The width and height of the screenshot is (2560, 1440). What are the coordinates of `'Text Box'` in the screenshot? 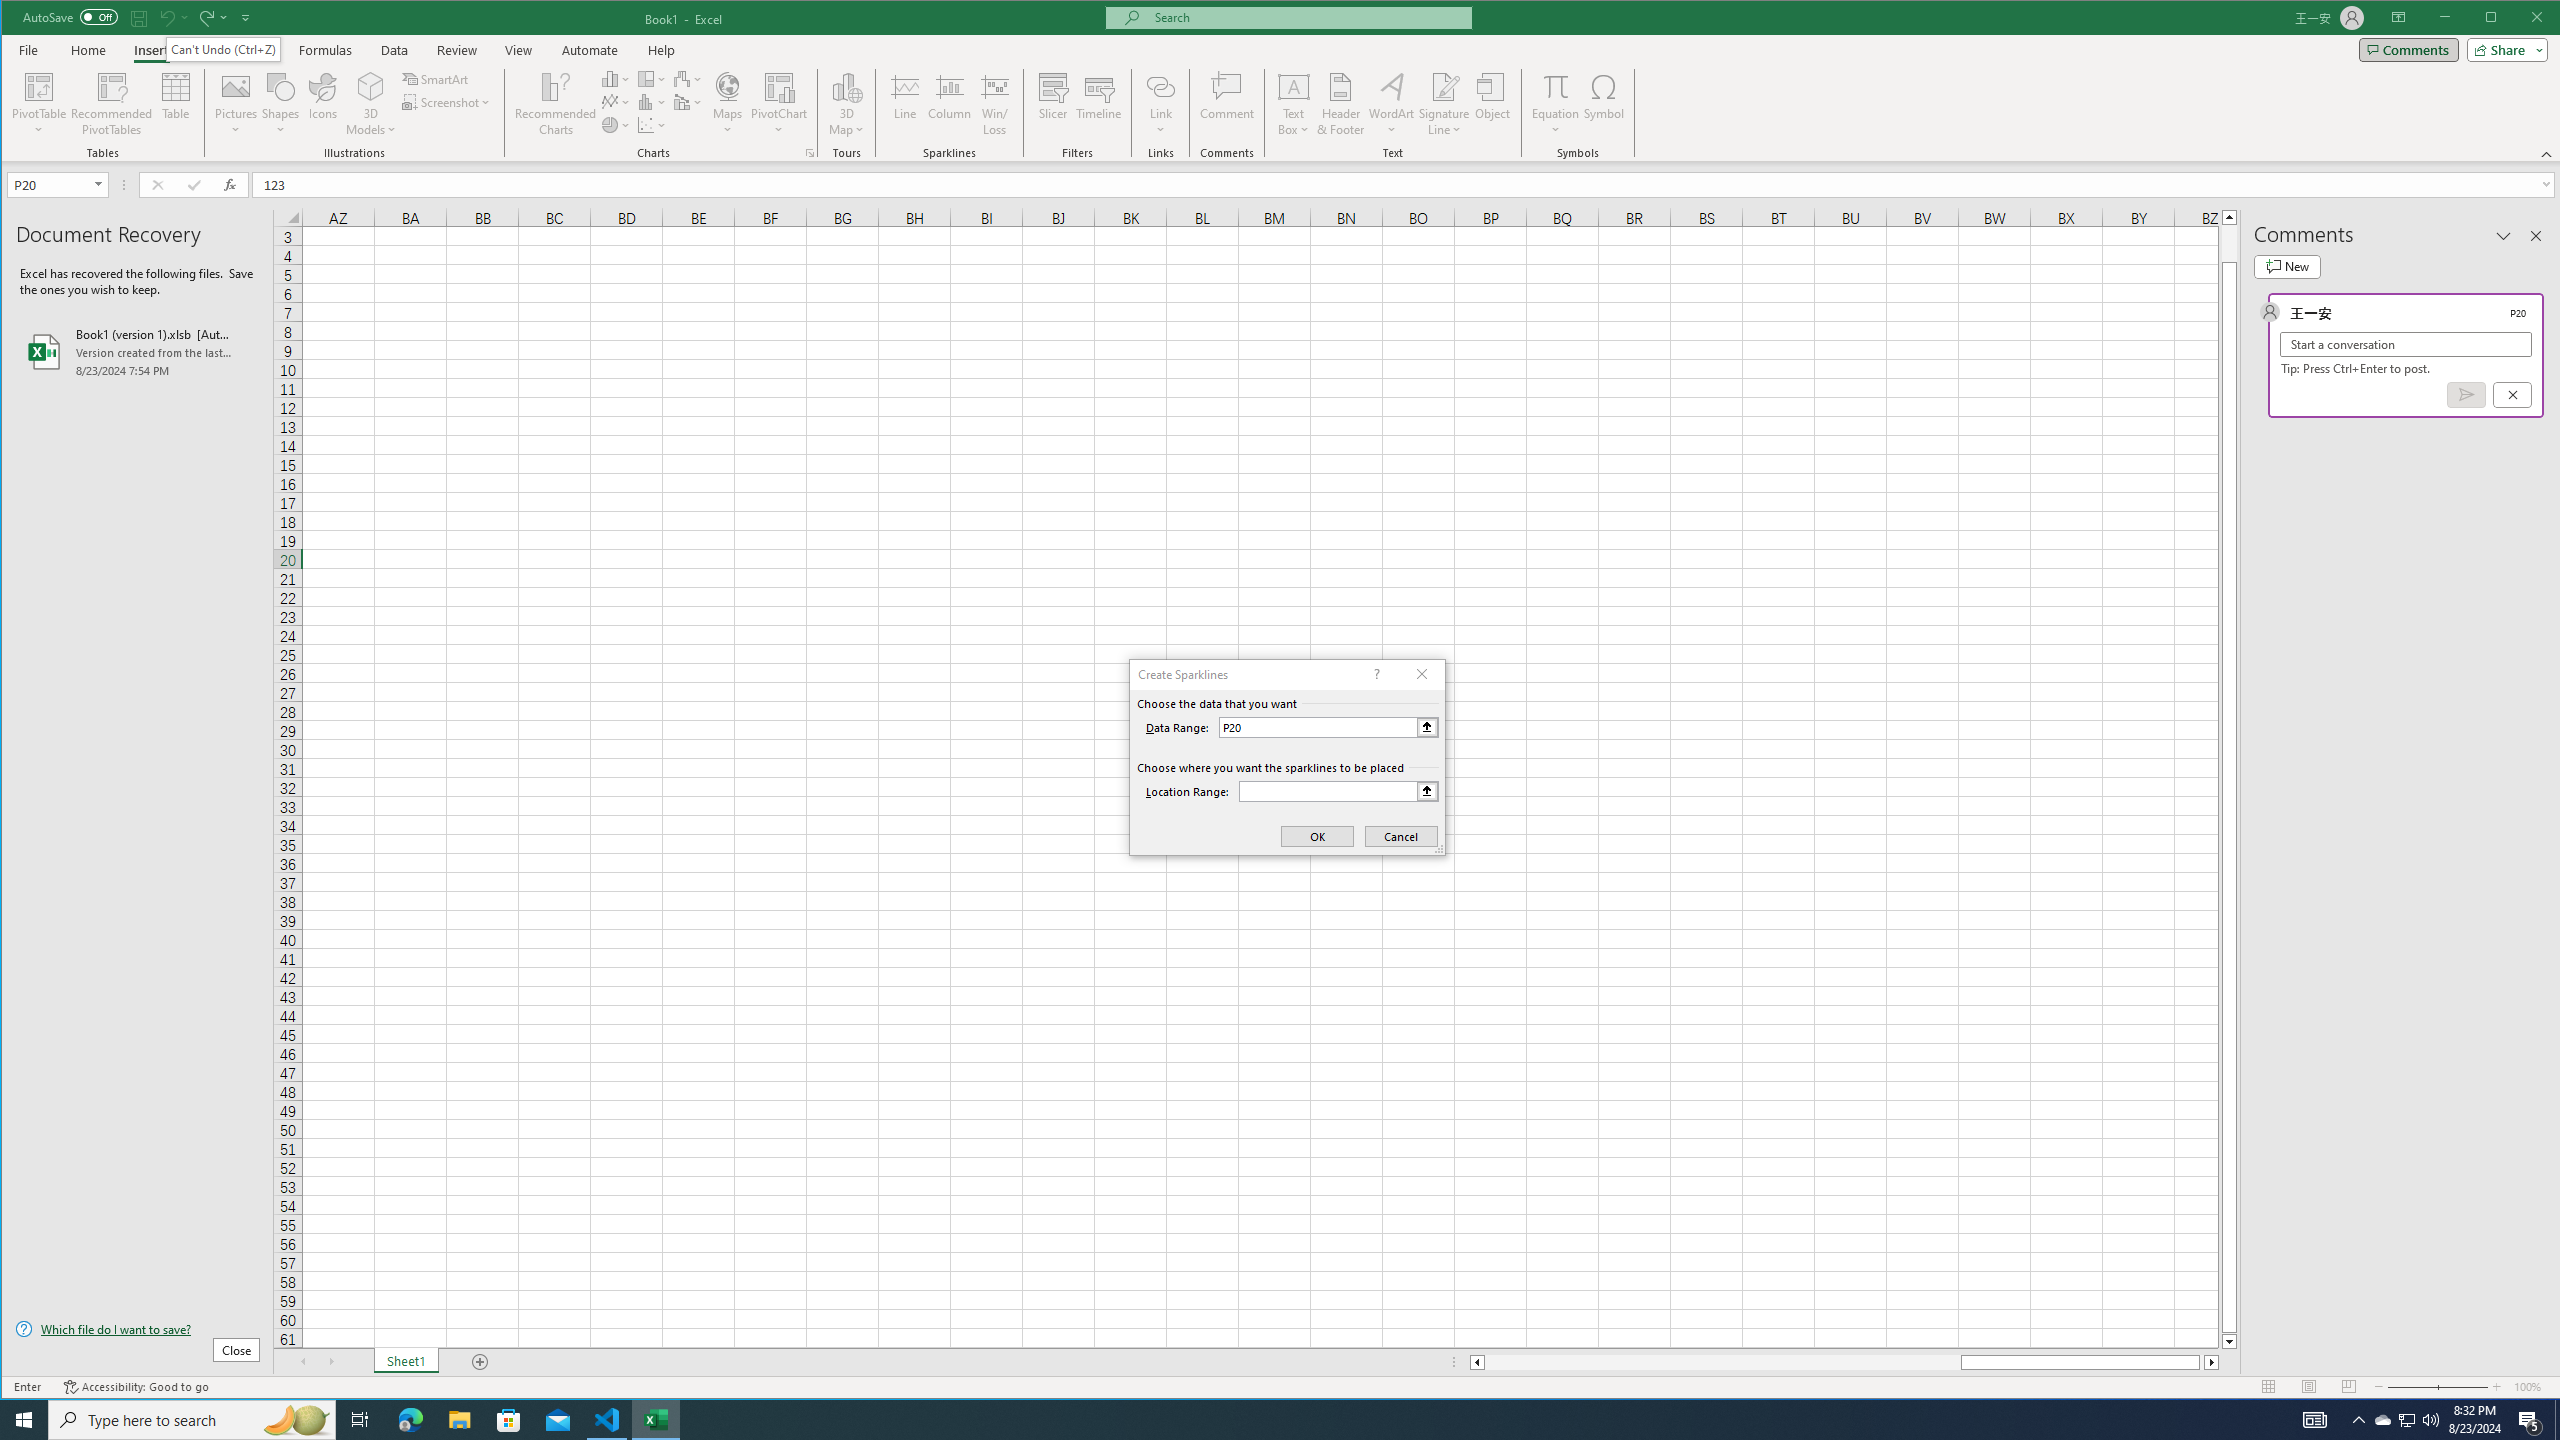 It's located at (1293, 103).